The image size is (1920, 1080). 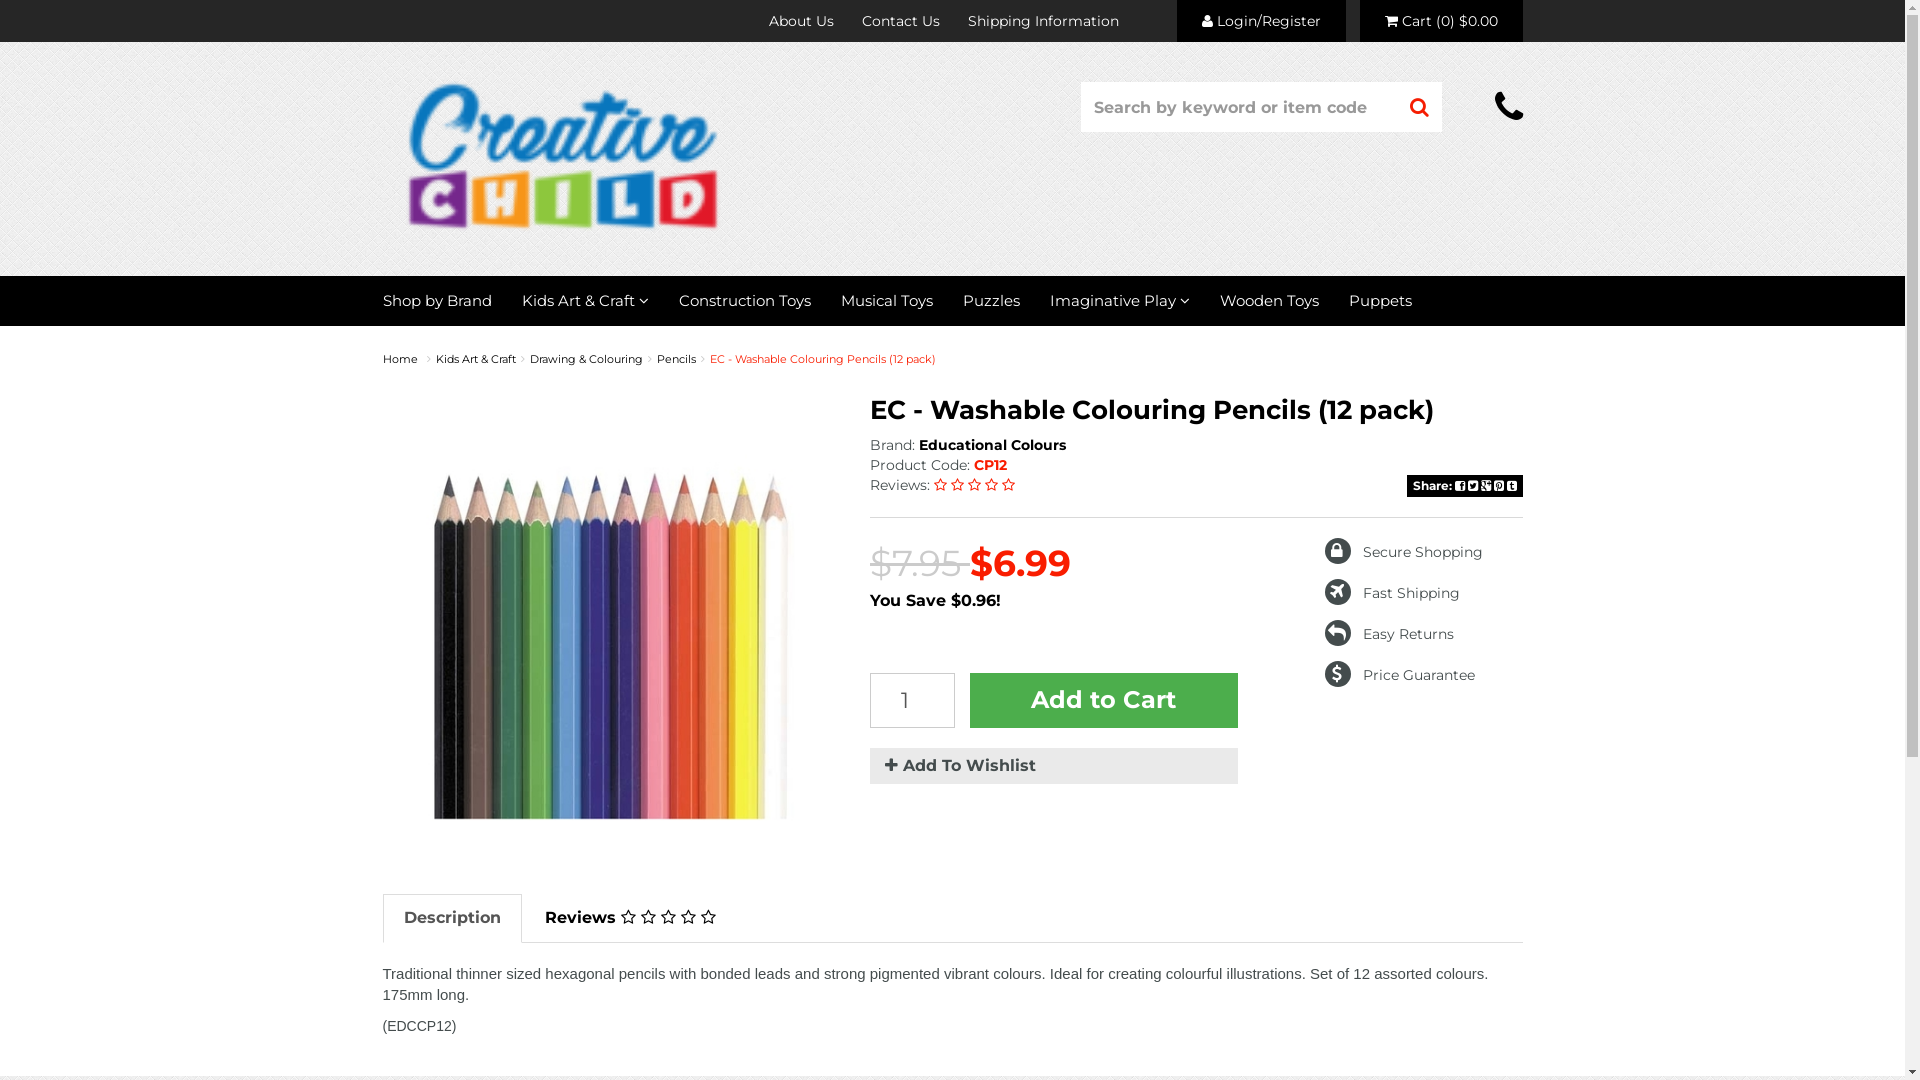 What do you see at coordinates (1042, 20) in the screenshot?
I see `'Shipping Information'` at bounding box center [1042, 20].